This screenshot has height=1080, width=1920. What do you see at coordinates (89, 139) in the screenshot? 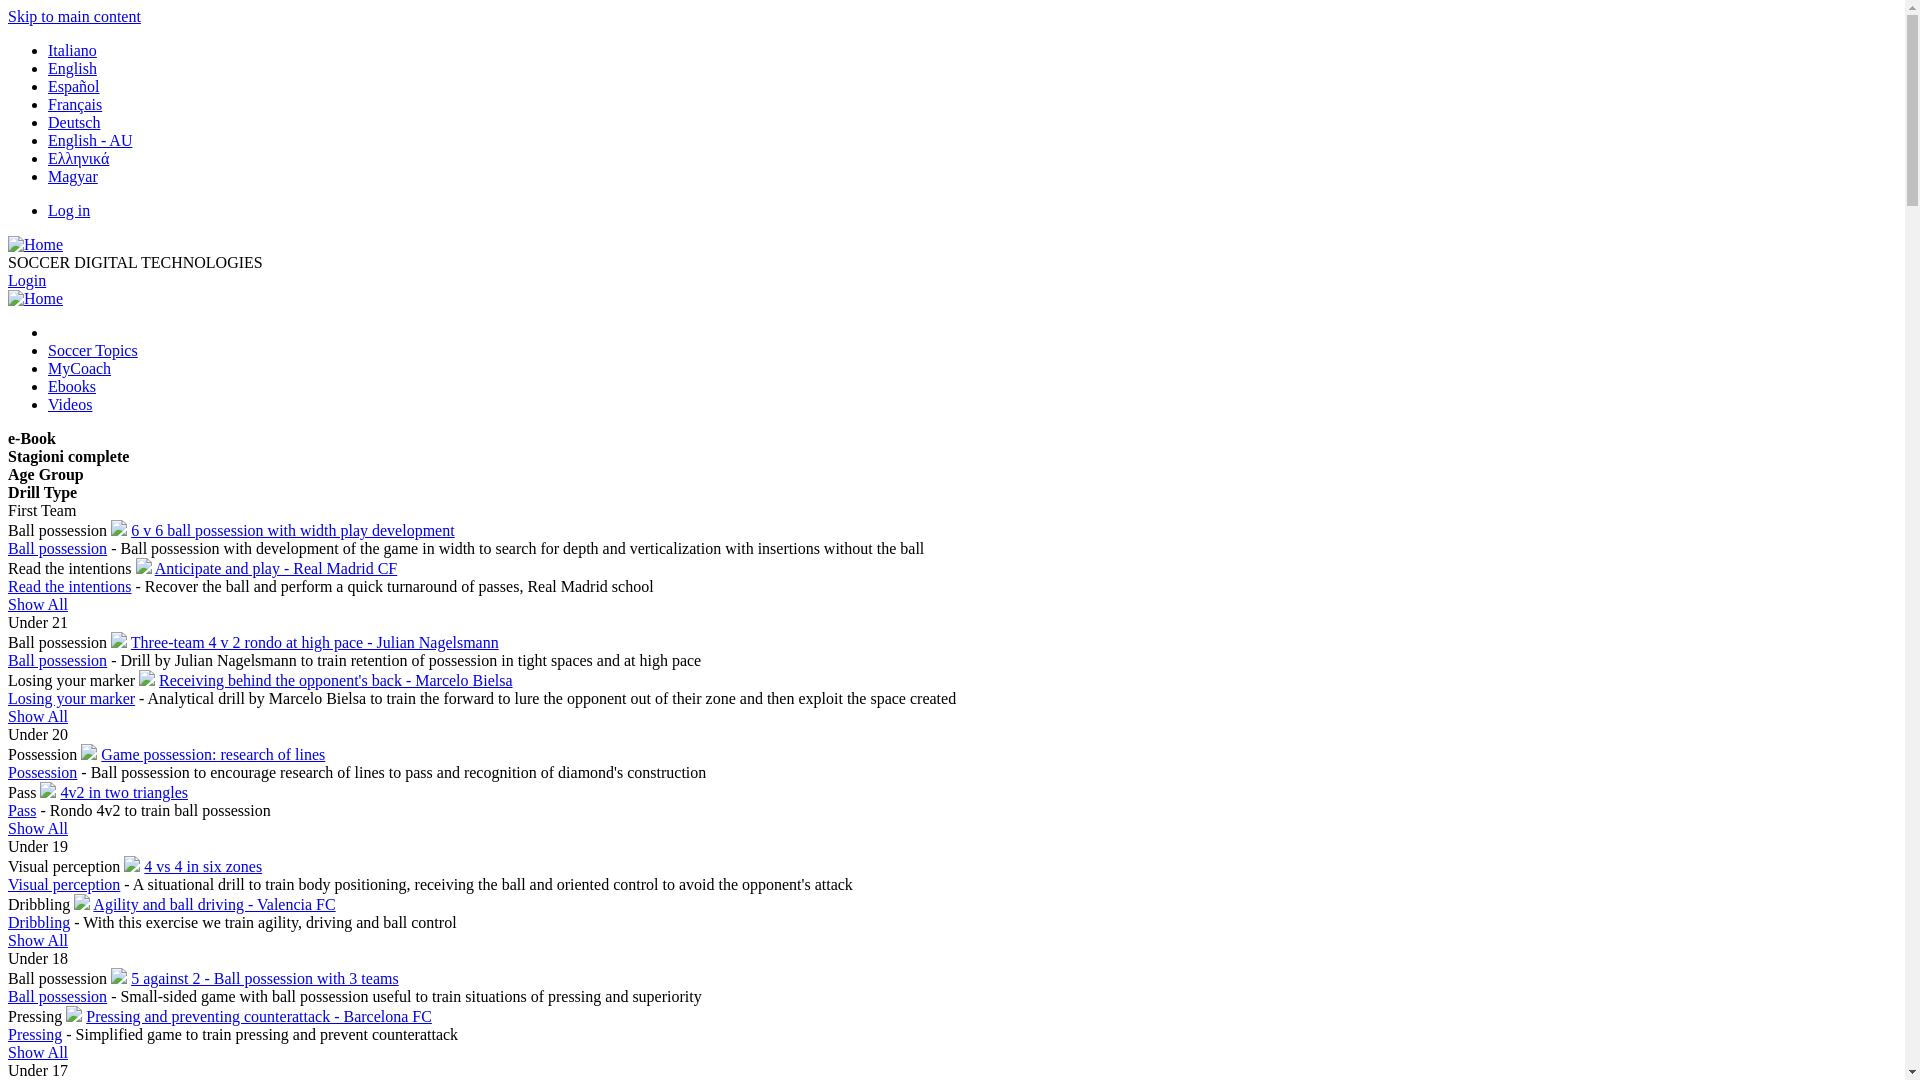
I see `'English - AU'` at bounding box center [89, 139].